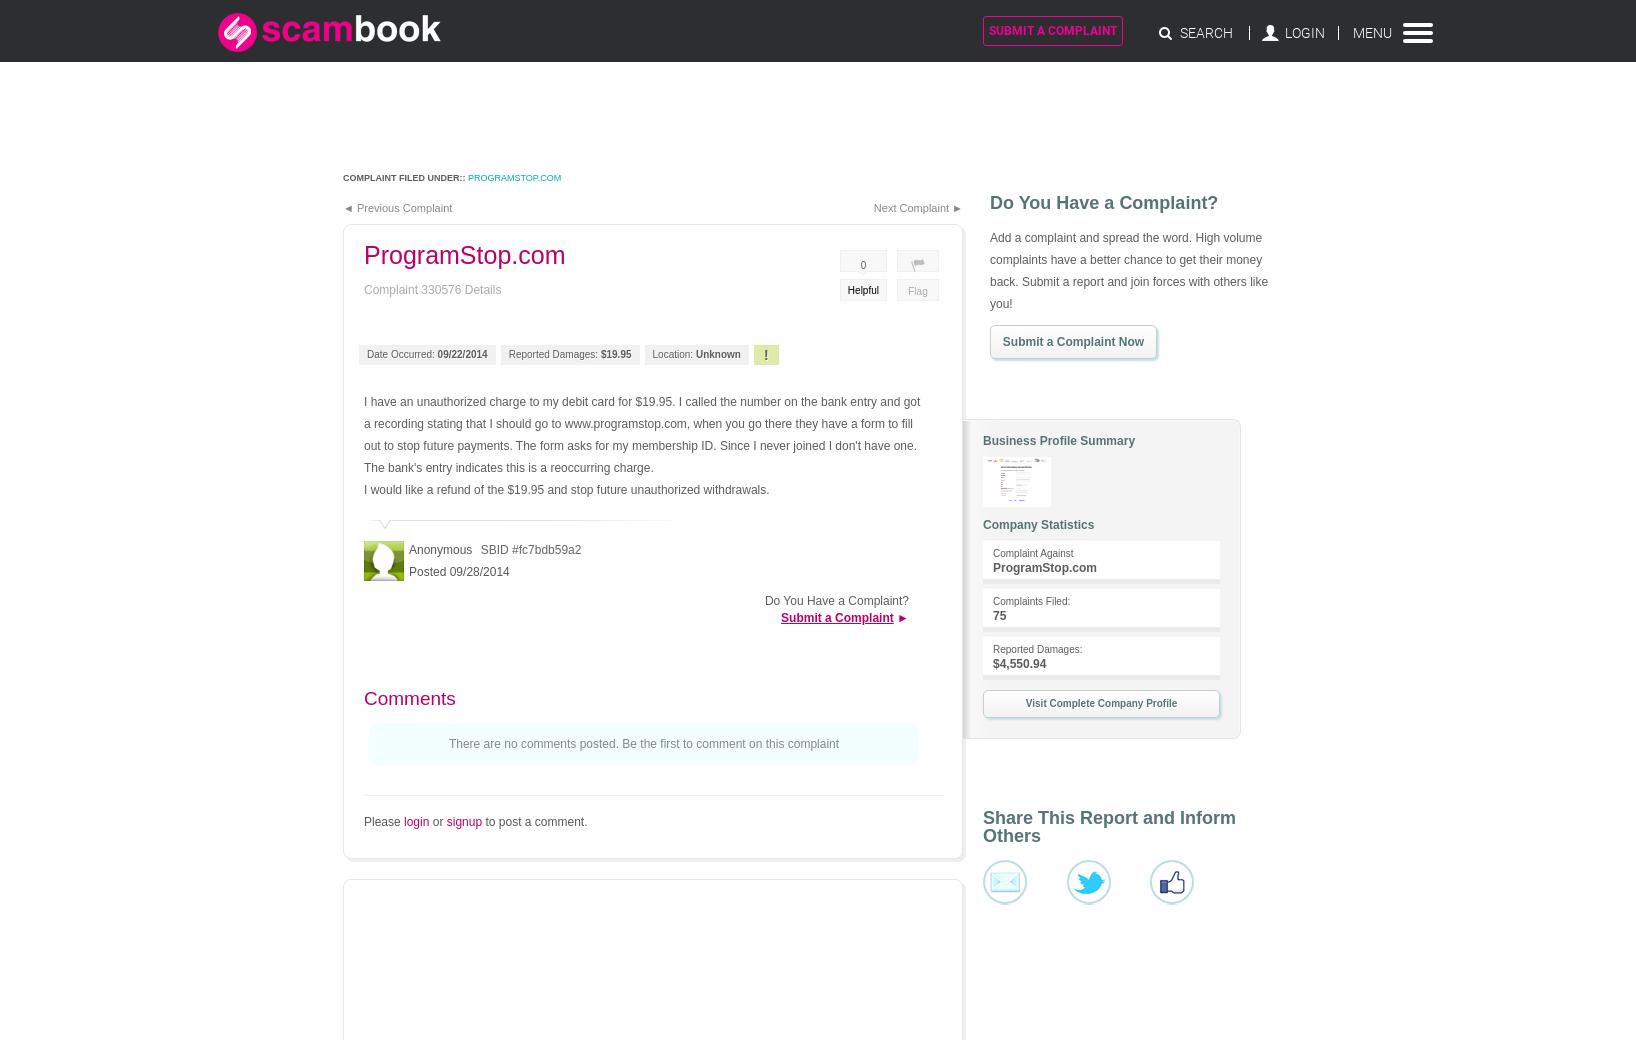 The width and height of the screenshot is (1636, 1040). I want to click on 'Company Statistics', so click(1038, 523).